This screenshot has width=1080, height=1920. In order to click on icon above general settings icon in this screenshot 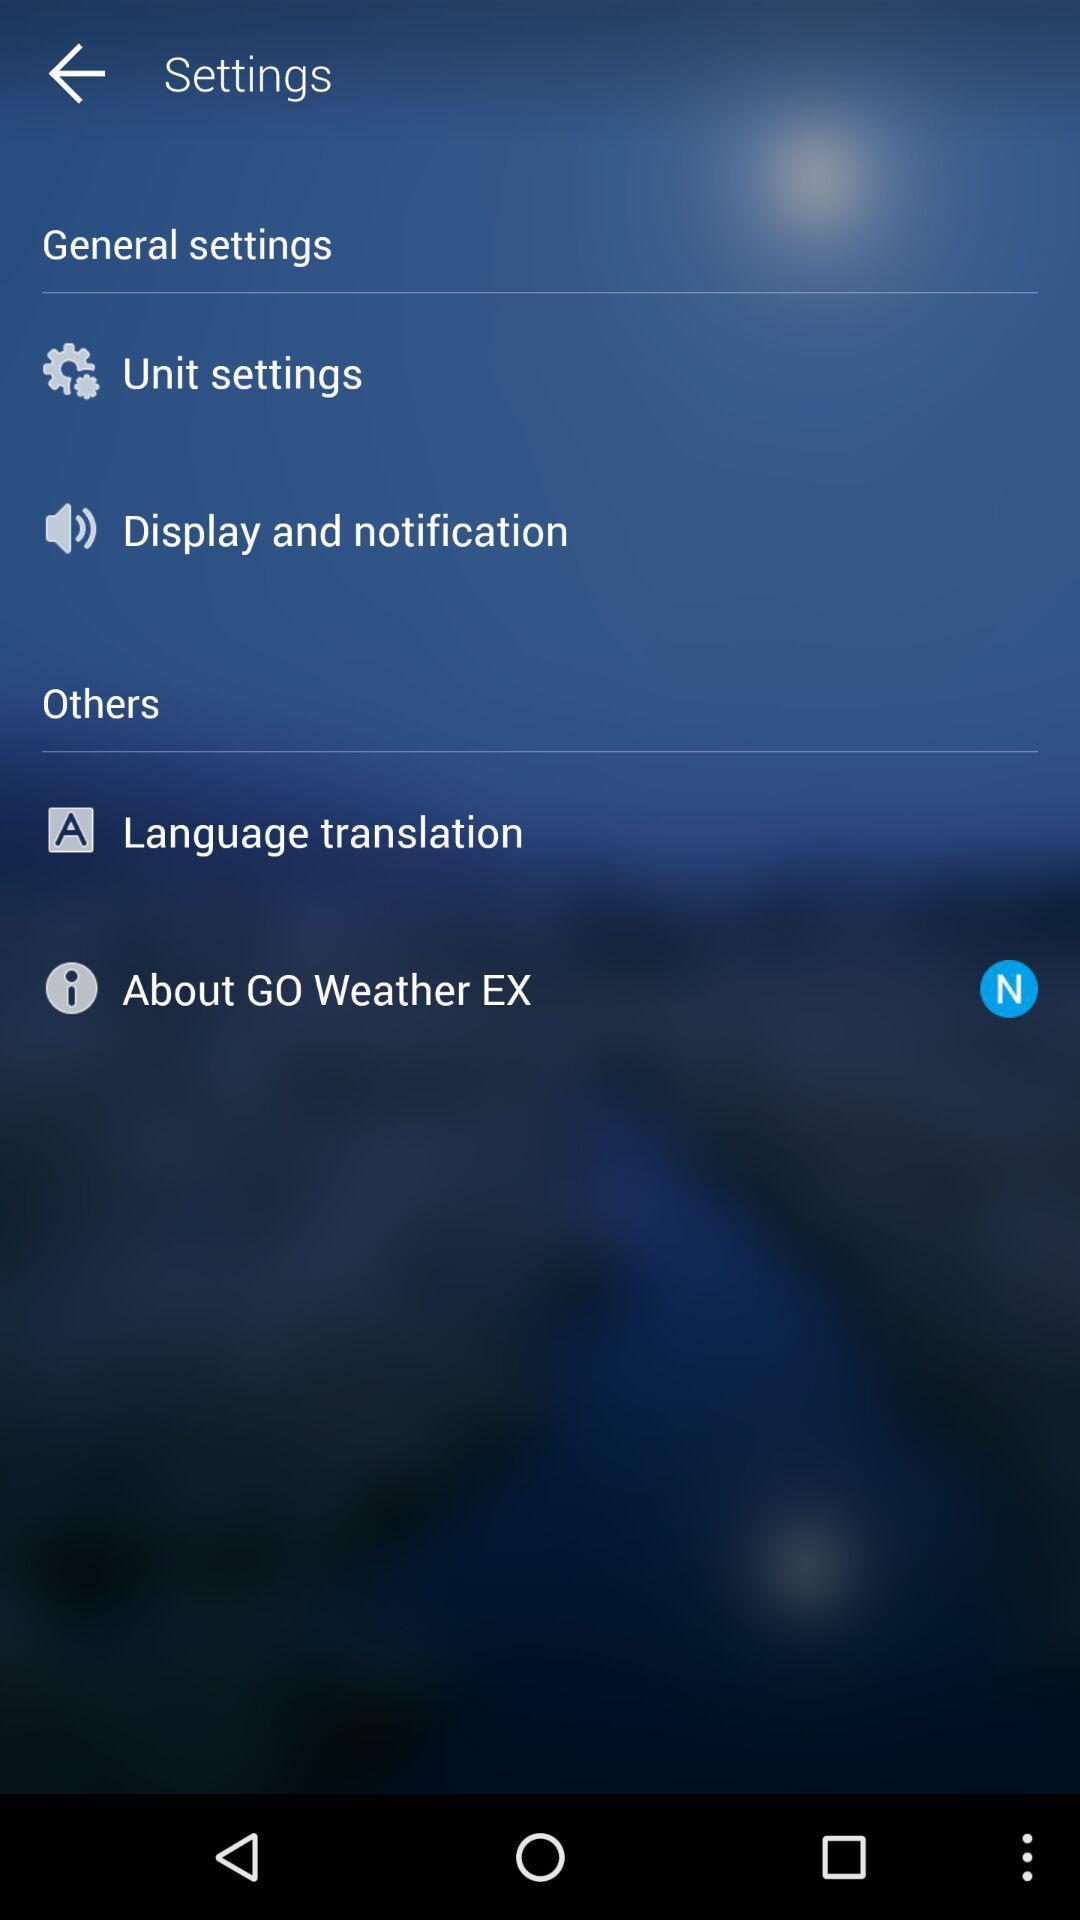, I will do `click(115, 73)`.